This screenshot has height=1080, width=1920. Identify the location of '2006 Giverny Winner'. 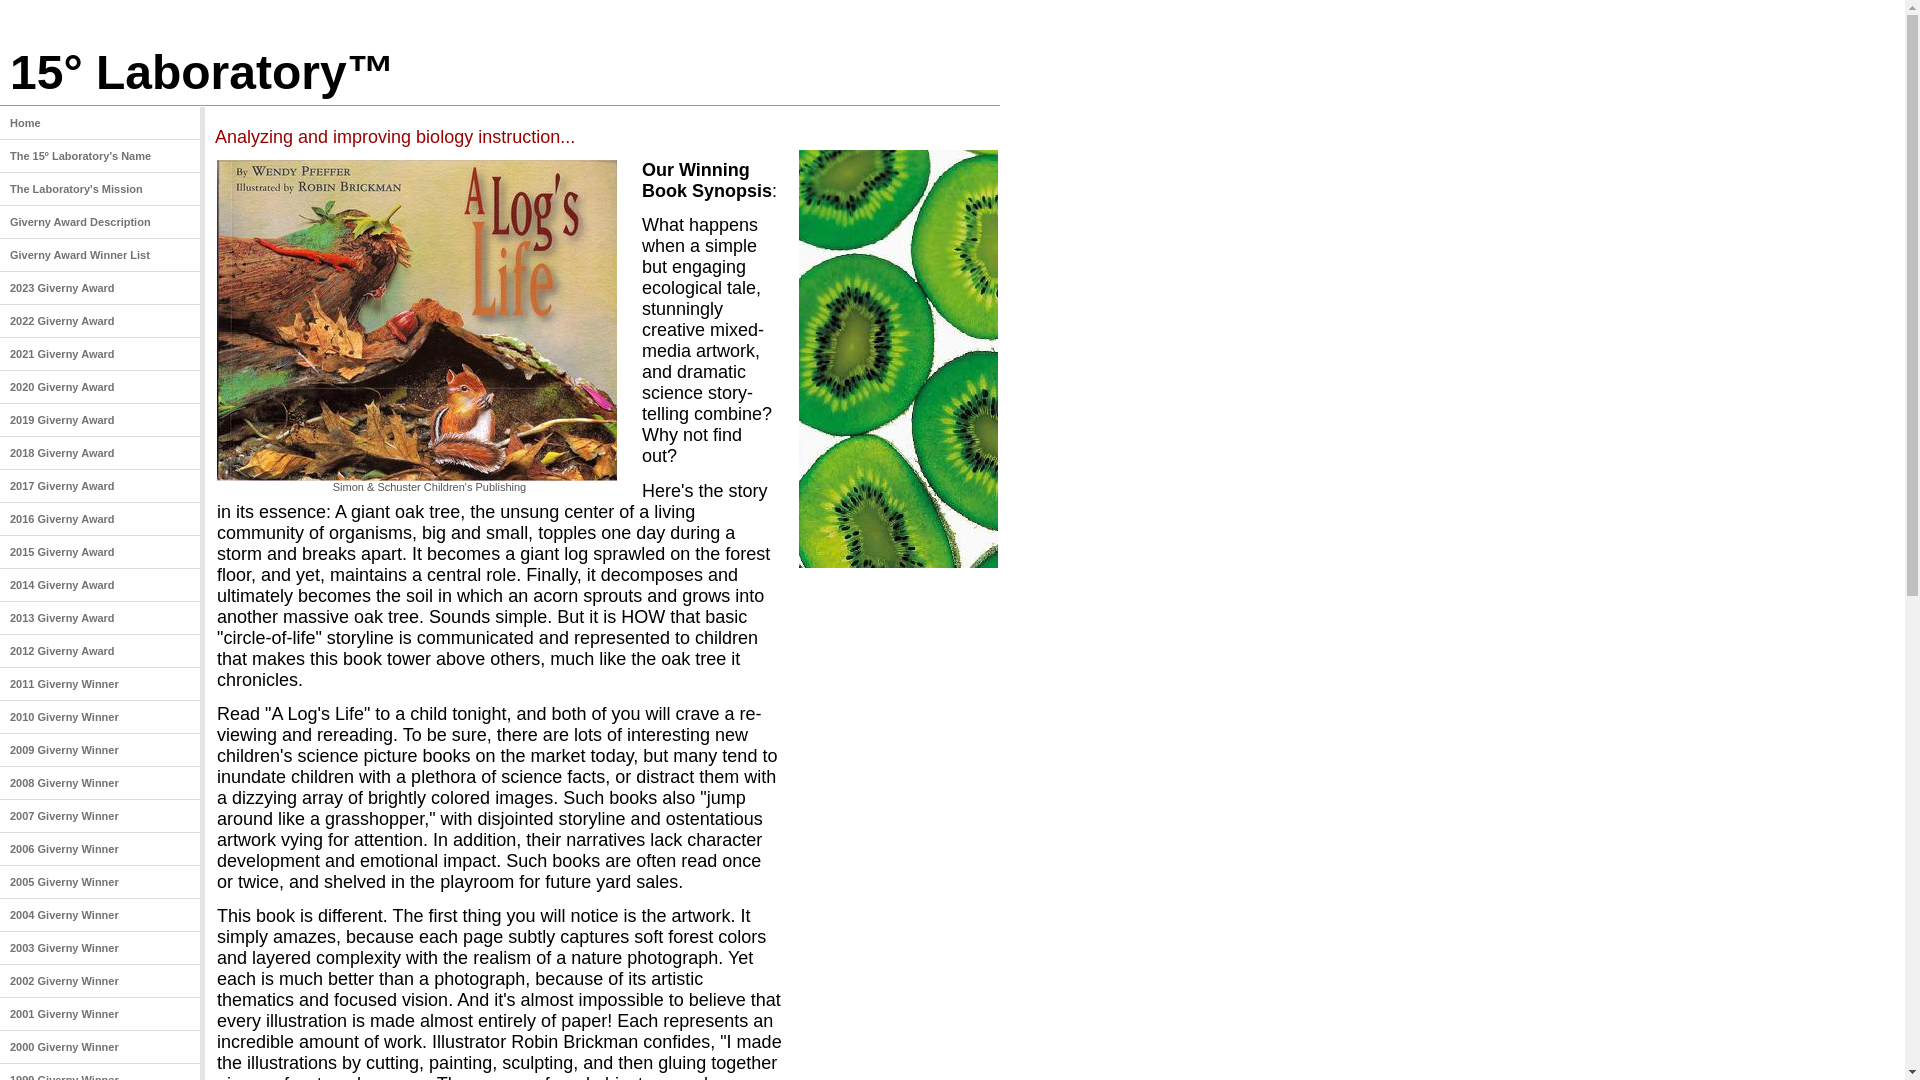
(99, 849).